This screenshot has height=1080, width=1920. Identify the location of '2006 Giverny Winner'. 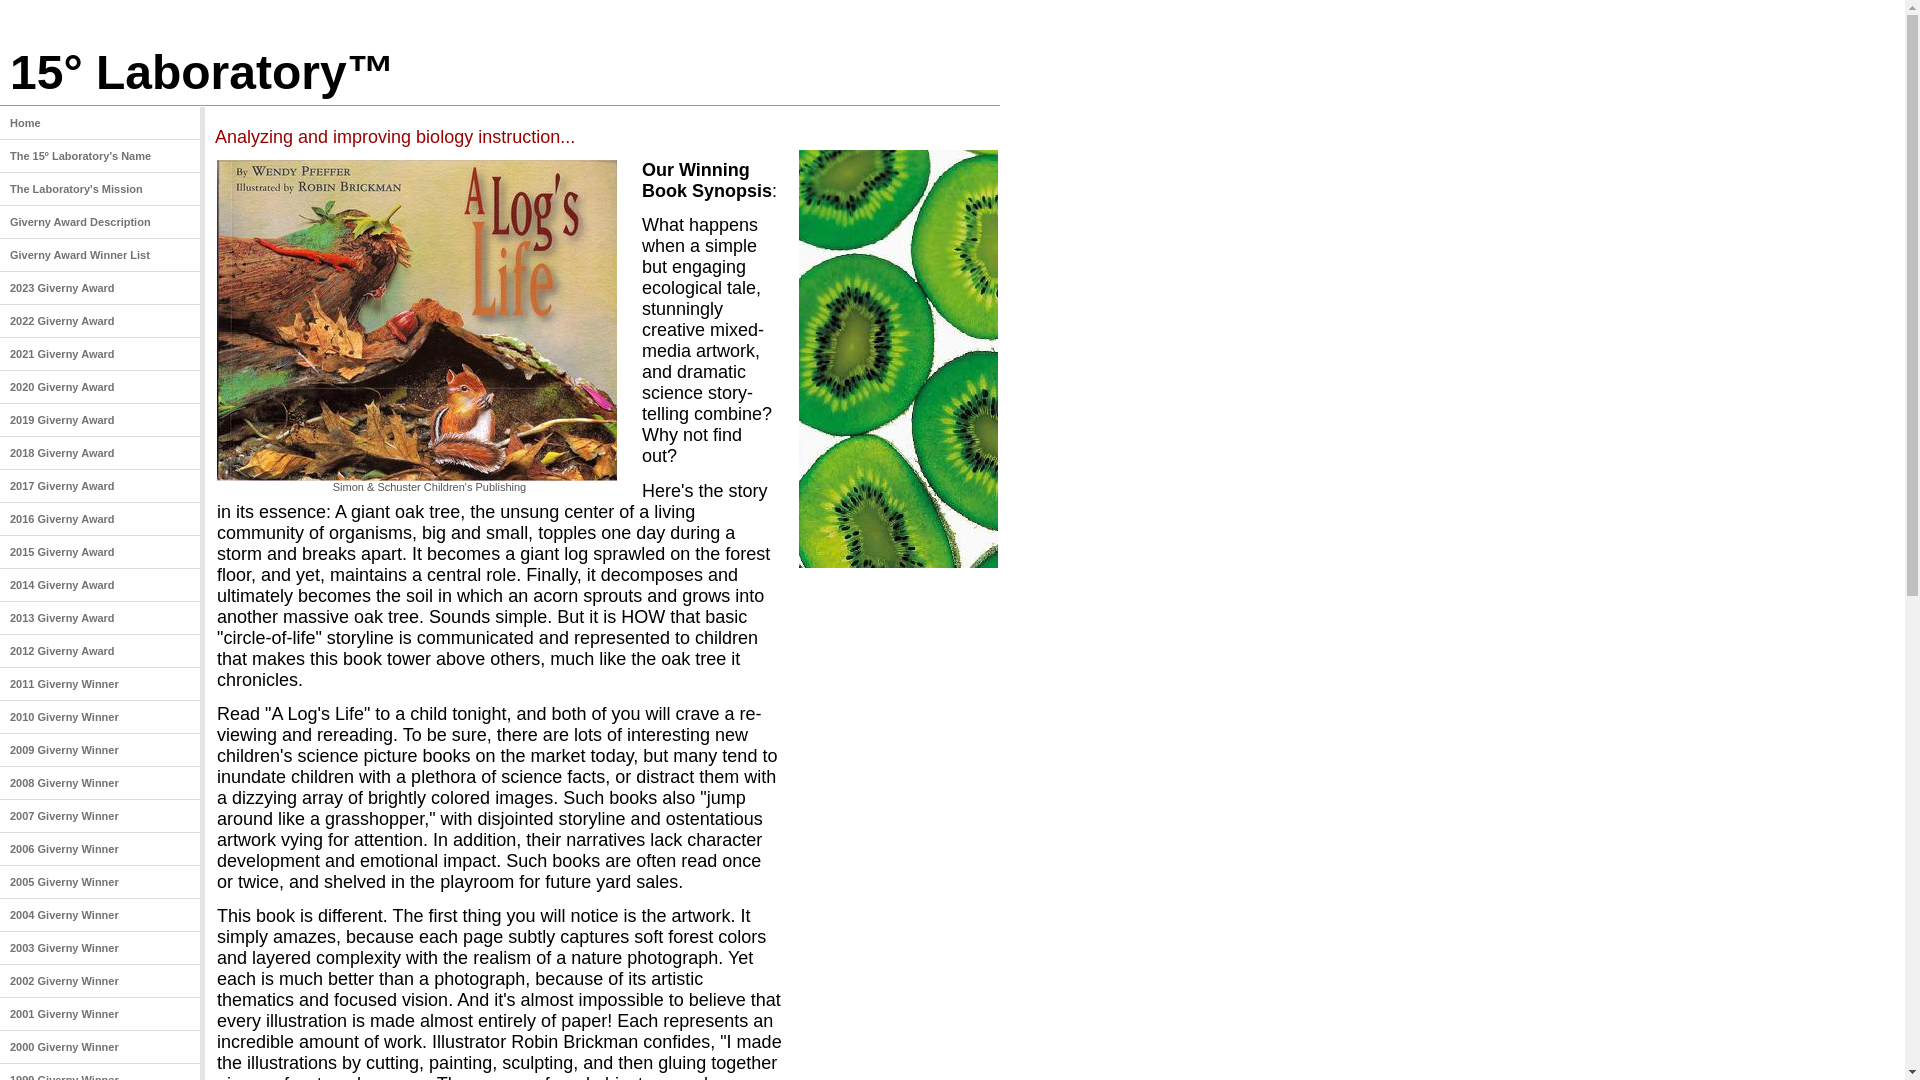
(99, 849).